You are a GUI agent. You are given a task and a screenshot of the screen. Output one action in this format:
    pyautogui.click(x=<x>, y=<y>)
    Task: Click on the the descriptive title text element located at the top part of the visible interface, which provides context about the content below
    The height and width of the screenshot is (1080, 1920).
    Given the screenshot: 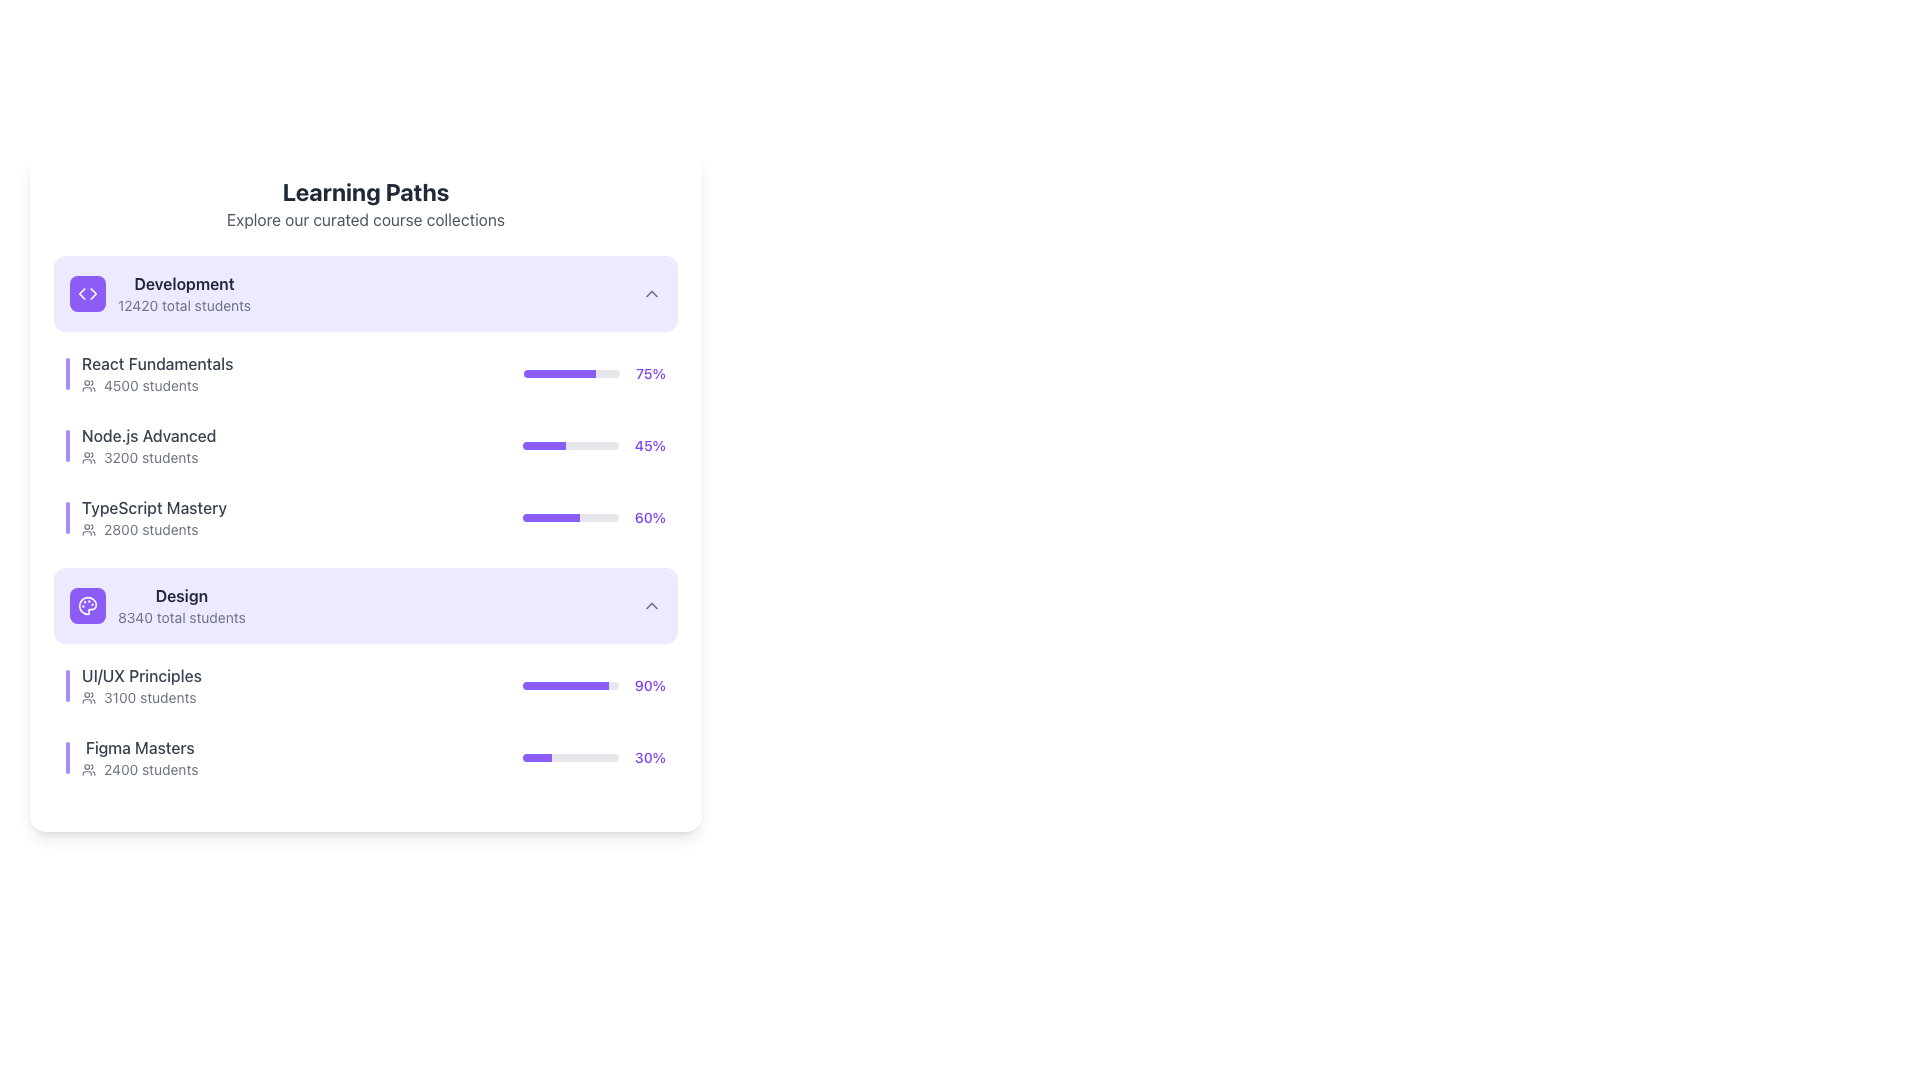 What is the action you would take?
    pyautogui.click(x=365, y=192)
    